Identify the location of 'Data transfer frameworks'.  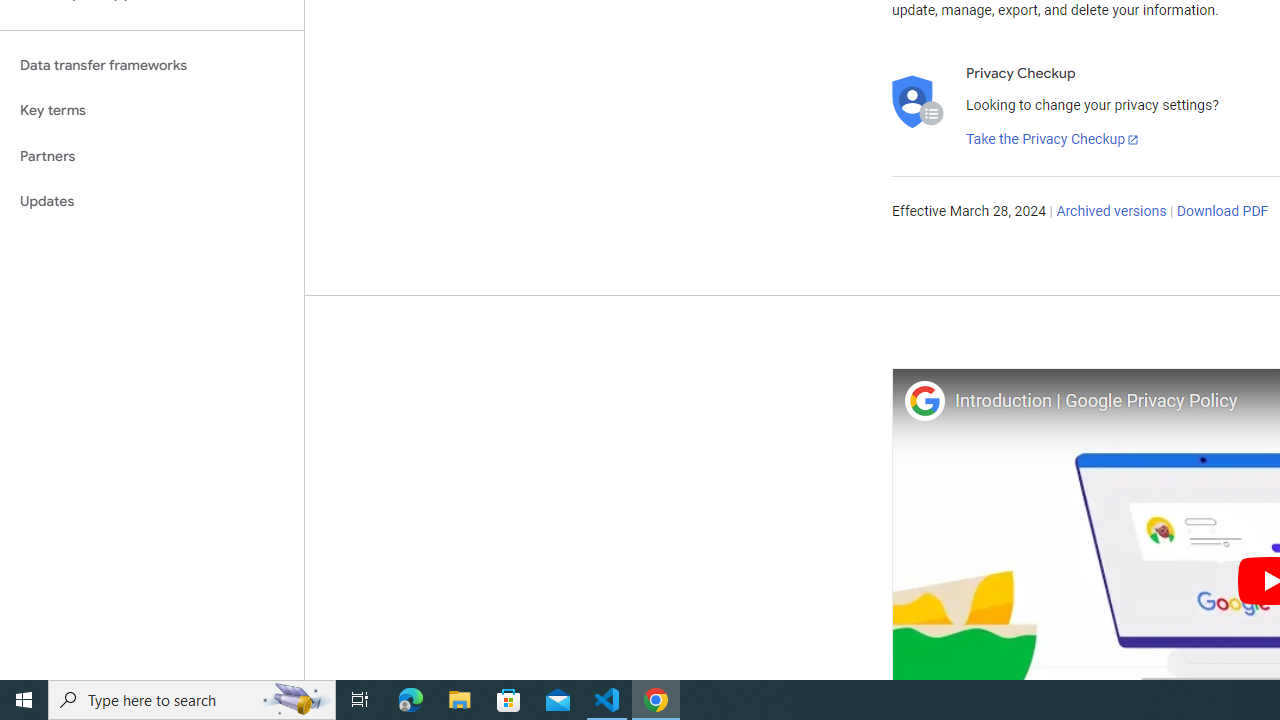
(151, 64).